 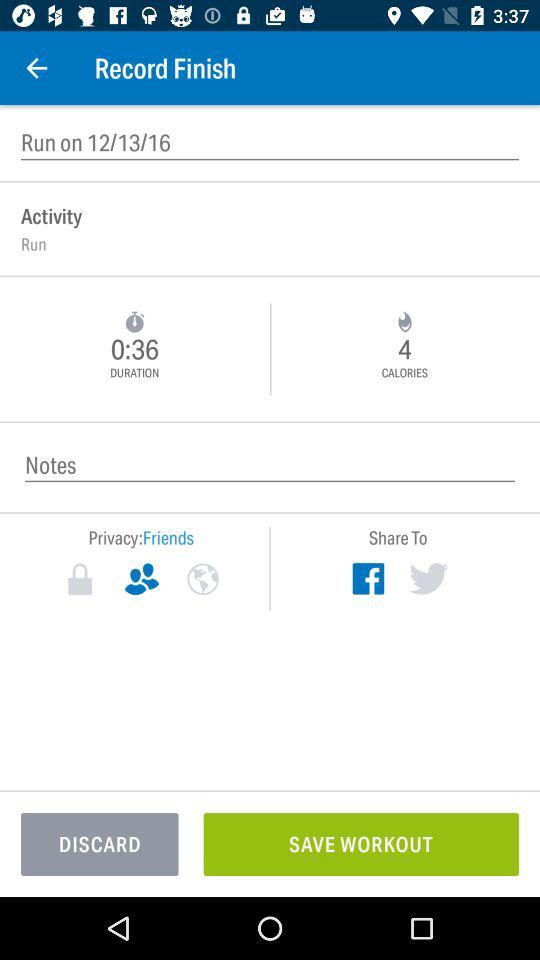 What do you see at coordinates (202, 579) in the screenshot?
I see `etc` at bounding box center [202, 579].